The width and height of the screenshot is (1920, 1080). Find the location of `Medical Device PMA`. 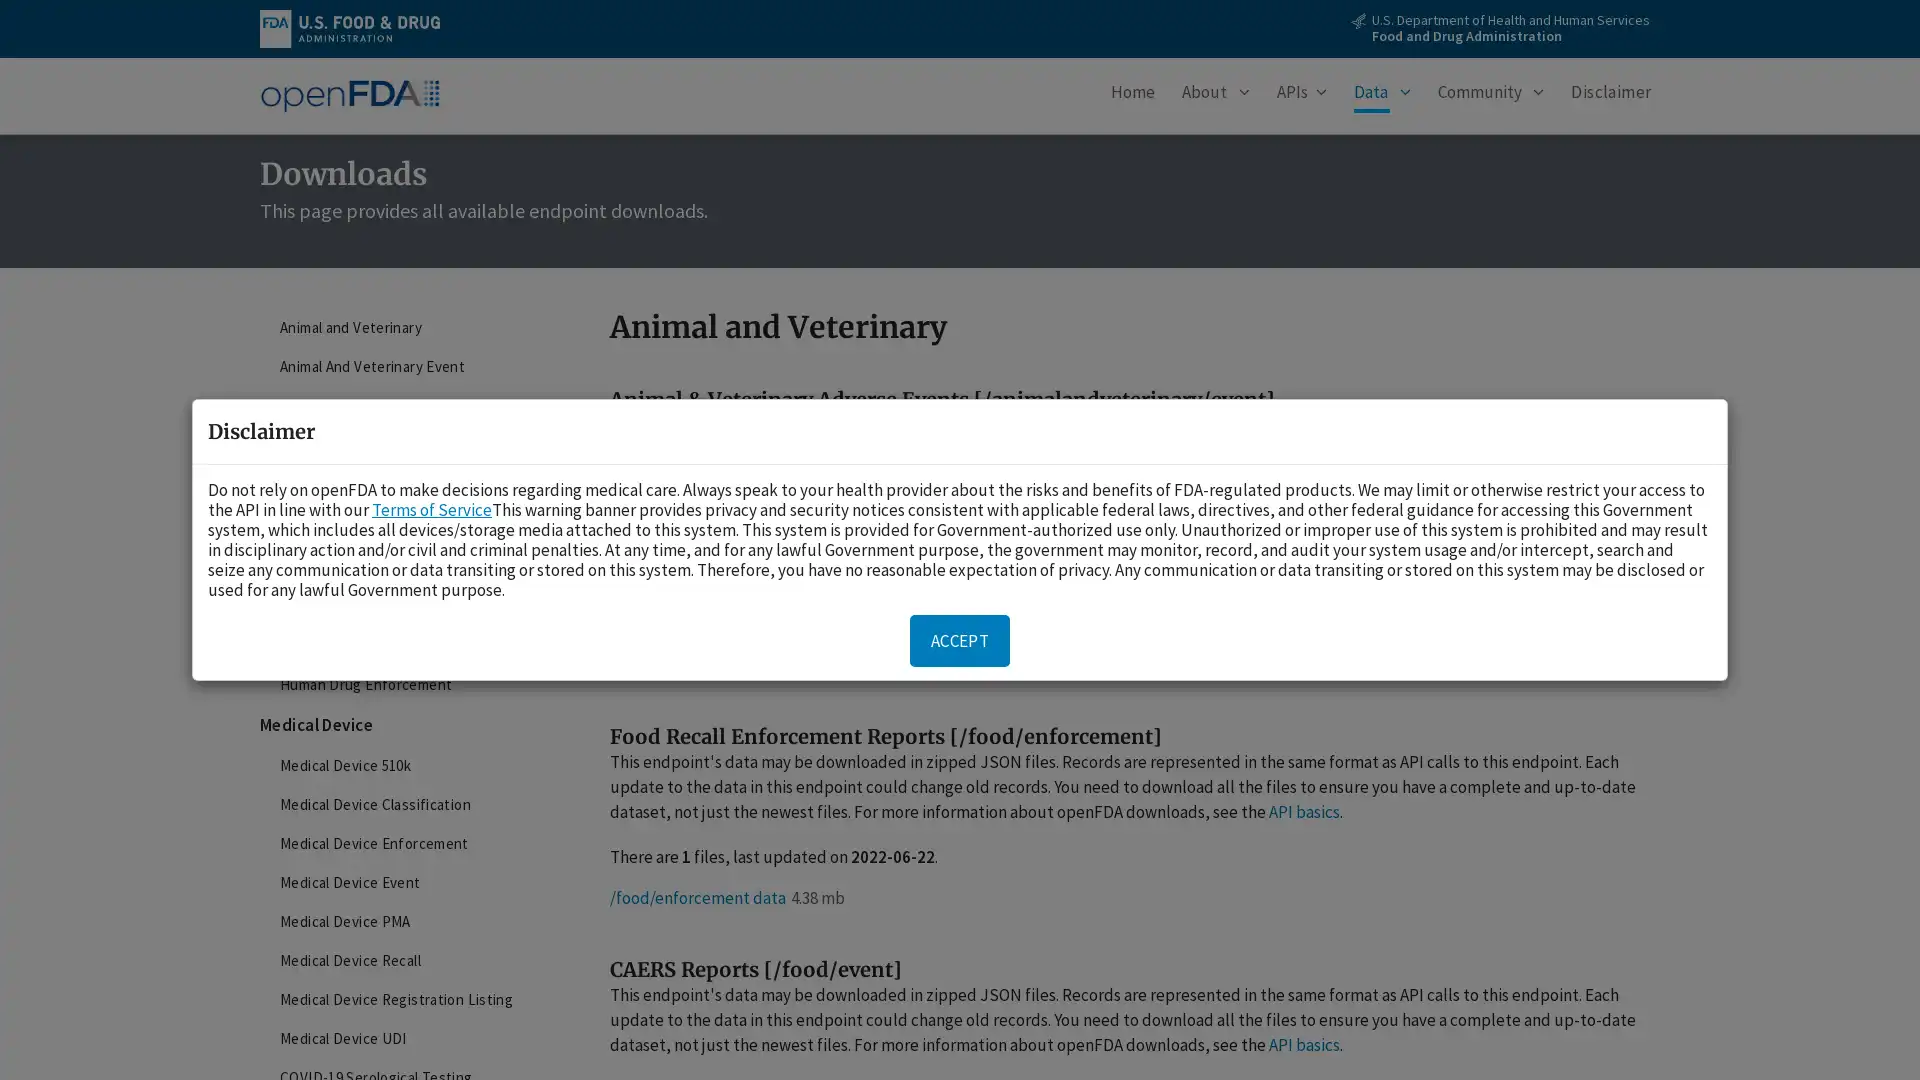

Medical Device PMA is located at coordinates (408, 921).